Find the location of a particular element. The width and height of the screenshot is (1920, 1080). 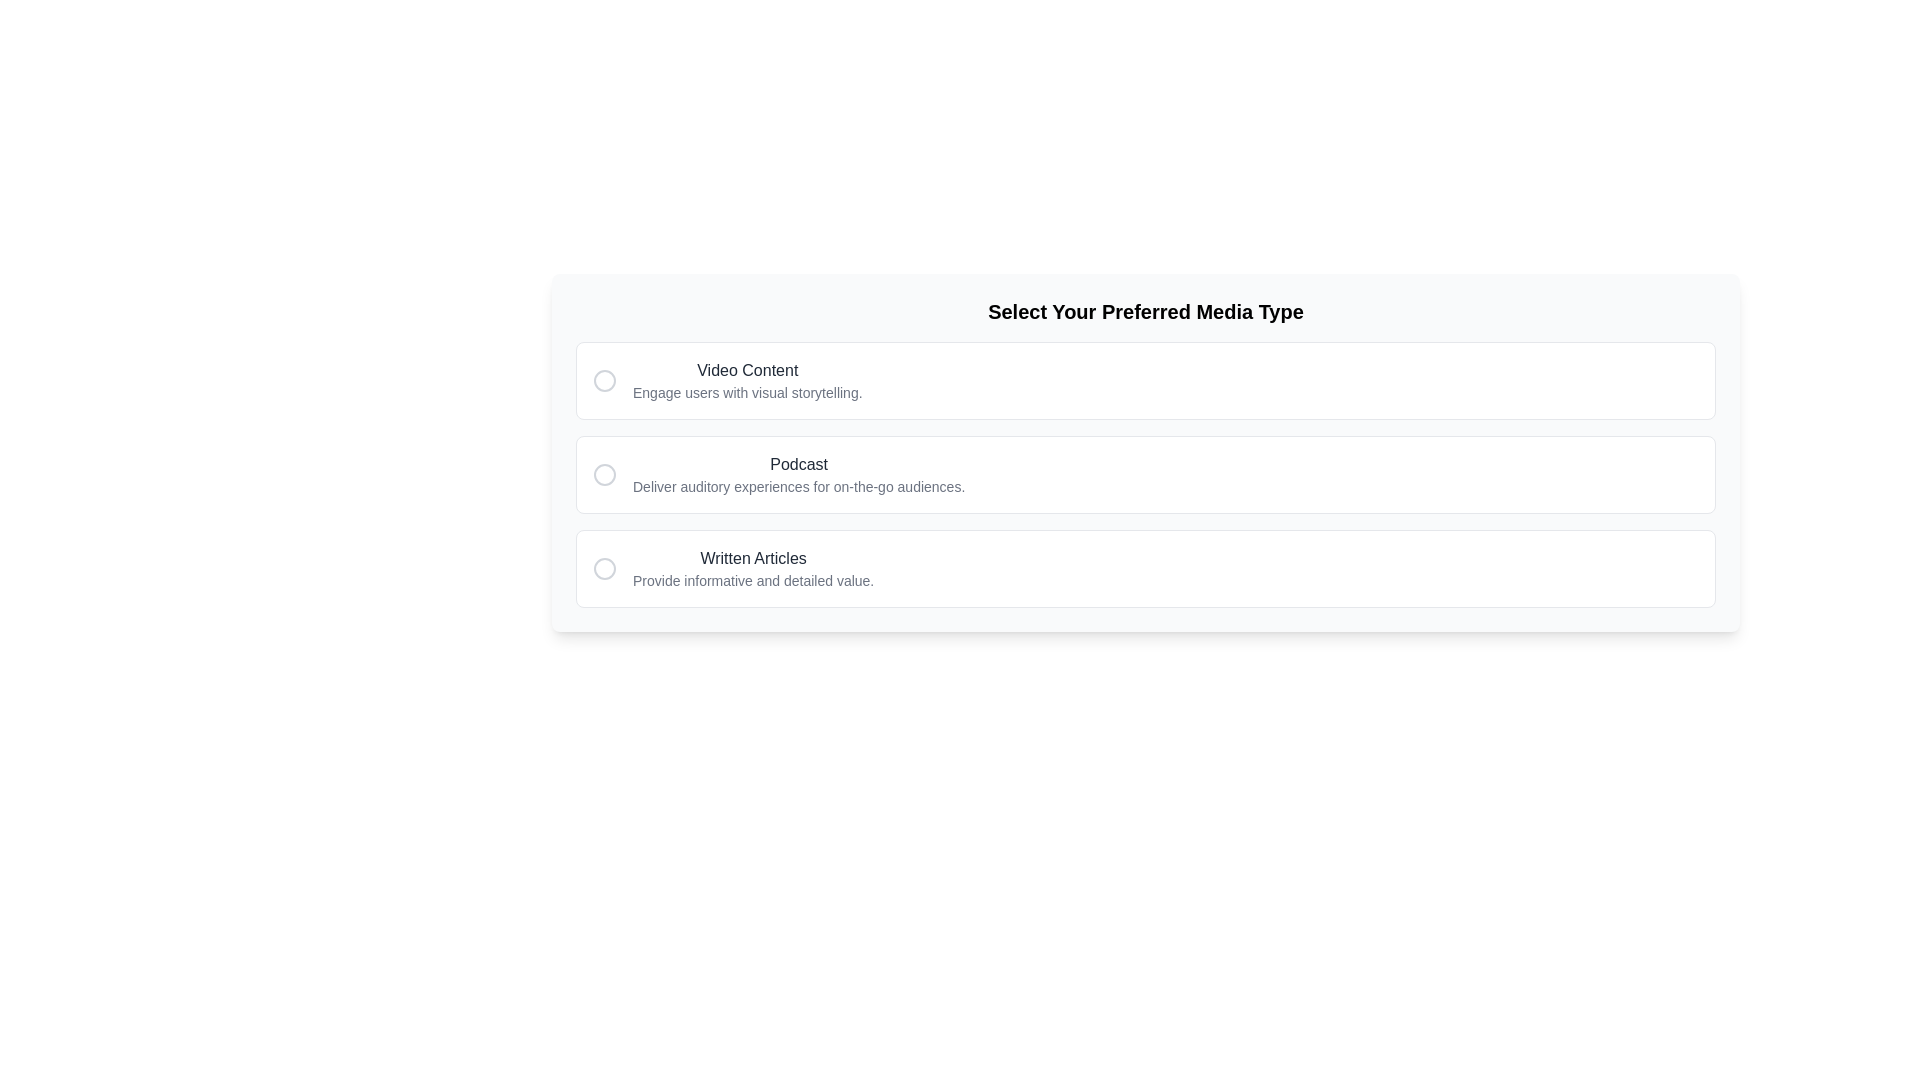

the 'Video Content' list item is located at coordinates (746, 381).